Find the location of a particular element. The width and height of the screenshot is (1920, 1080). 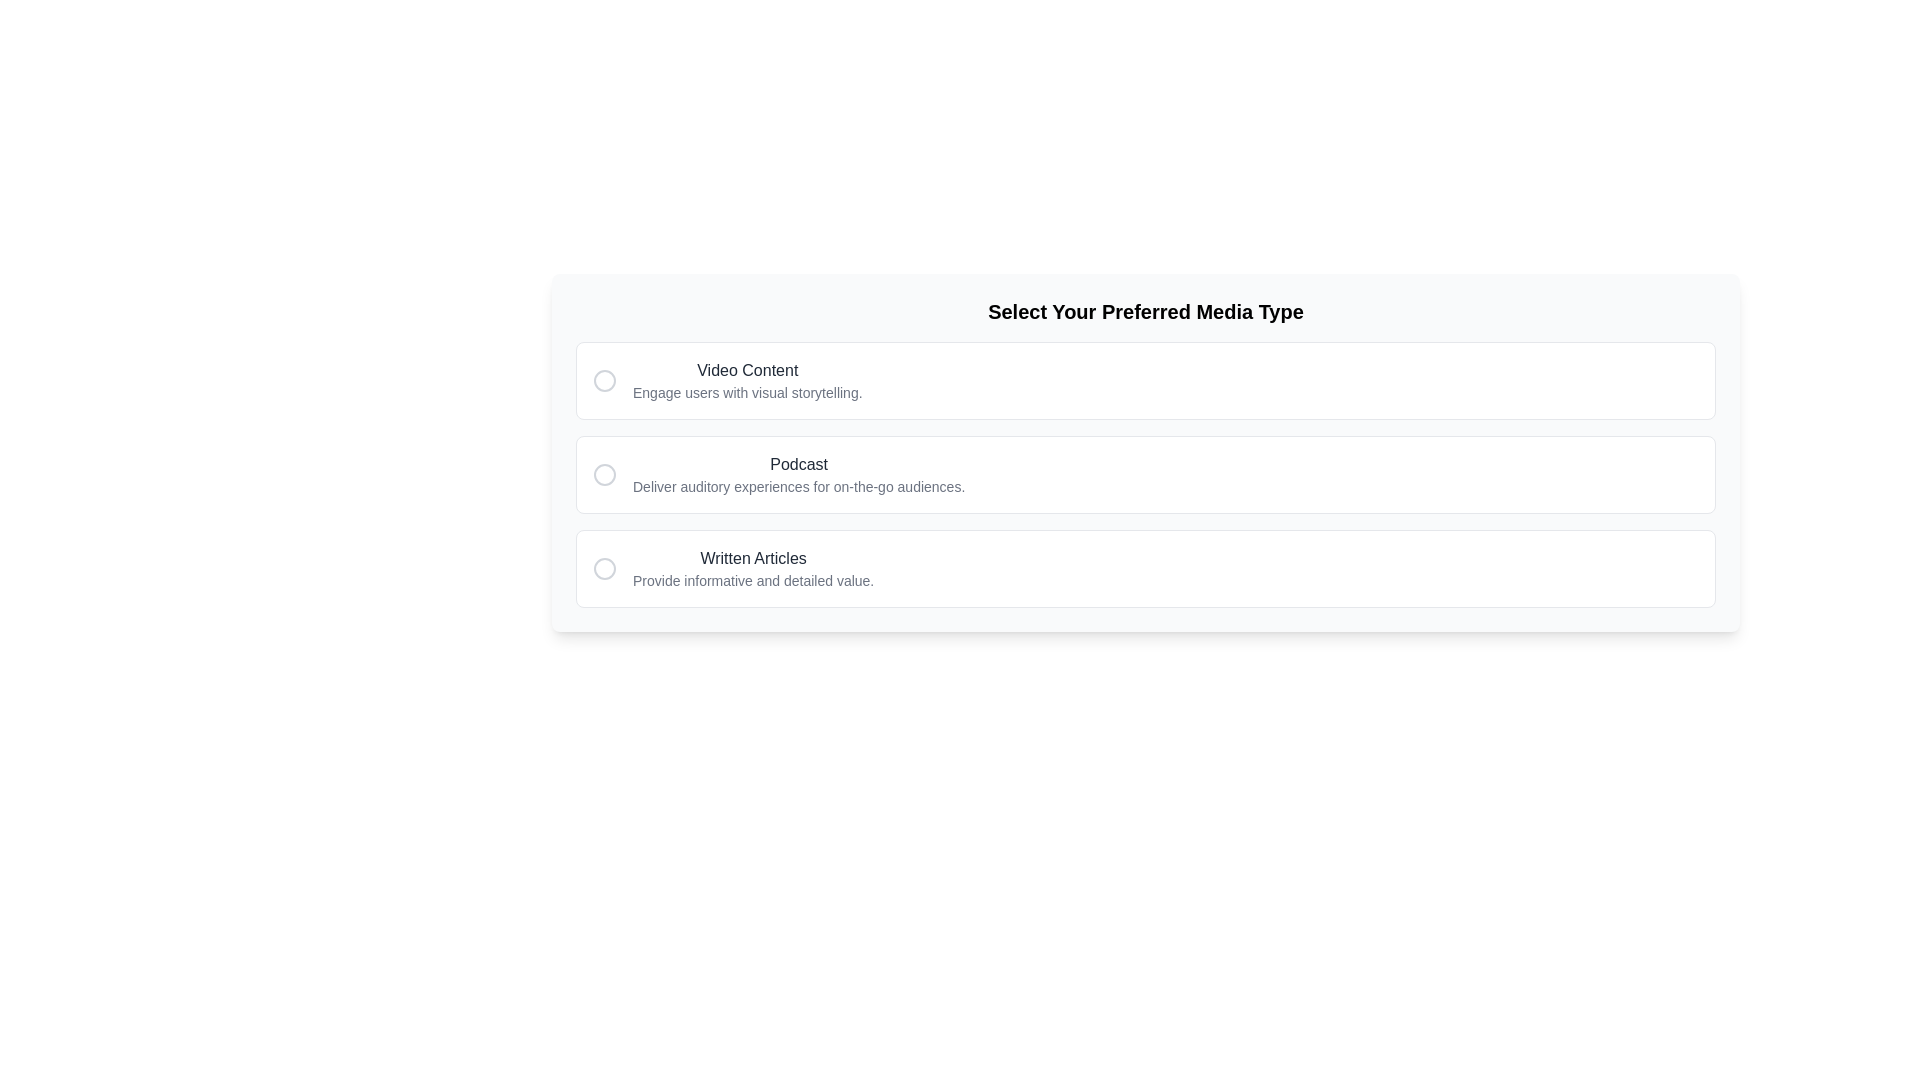

the 'Video Content' list item is located at coordinates (746, 381).